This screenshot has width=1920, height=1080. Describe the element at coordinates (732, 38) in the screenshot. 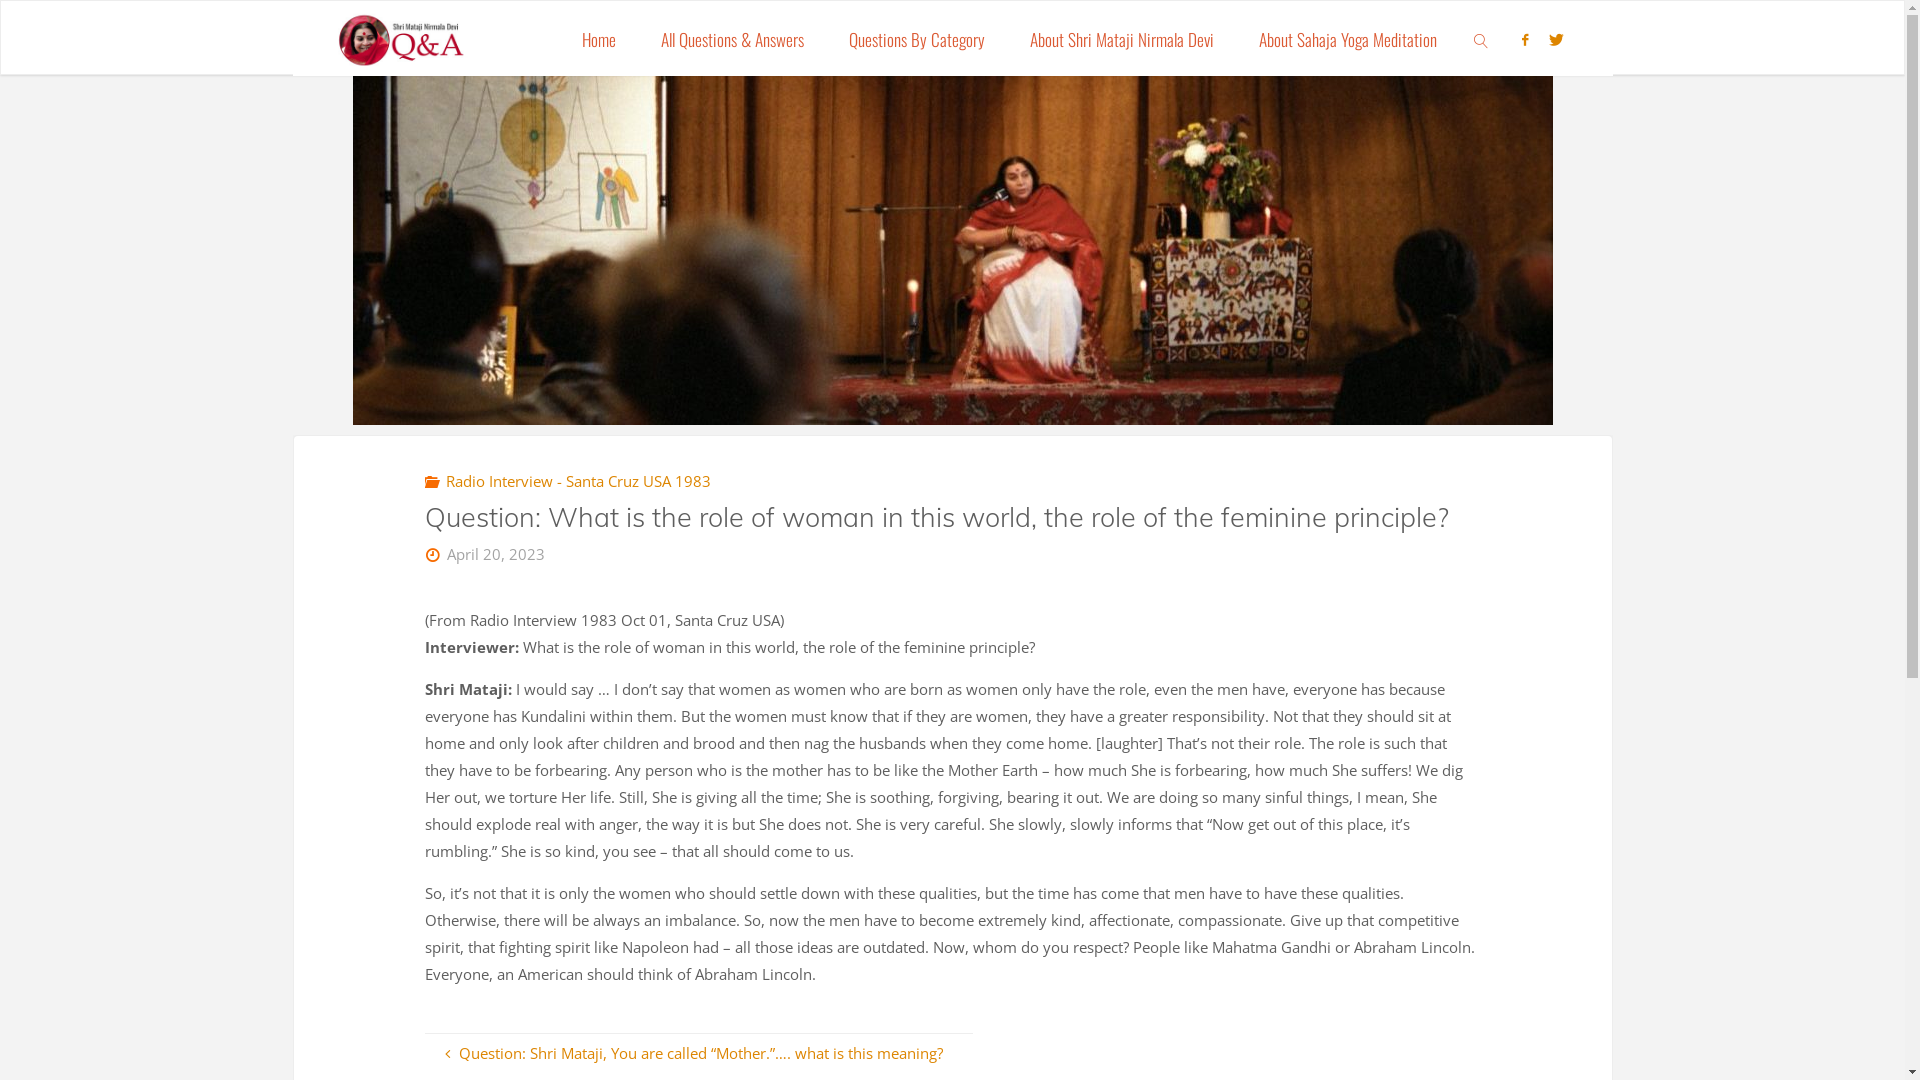

I see `'All Questions & Answers'` at that location.